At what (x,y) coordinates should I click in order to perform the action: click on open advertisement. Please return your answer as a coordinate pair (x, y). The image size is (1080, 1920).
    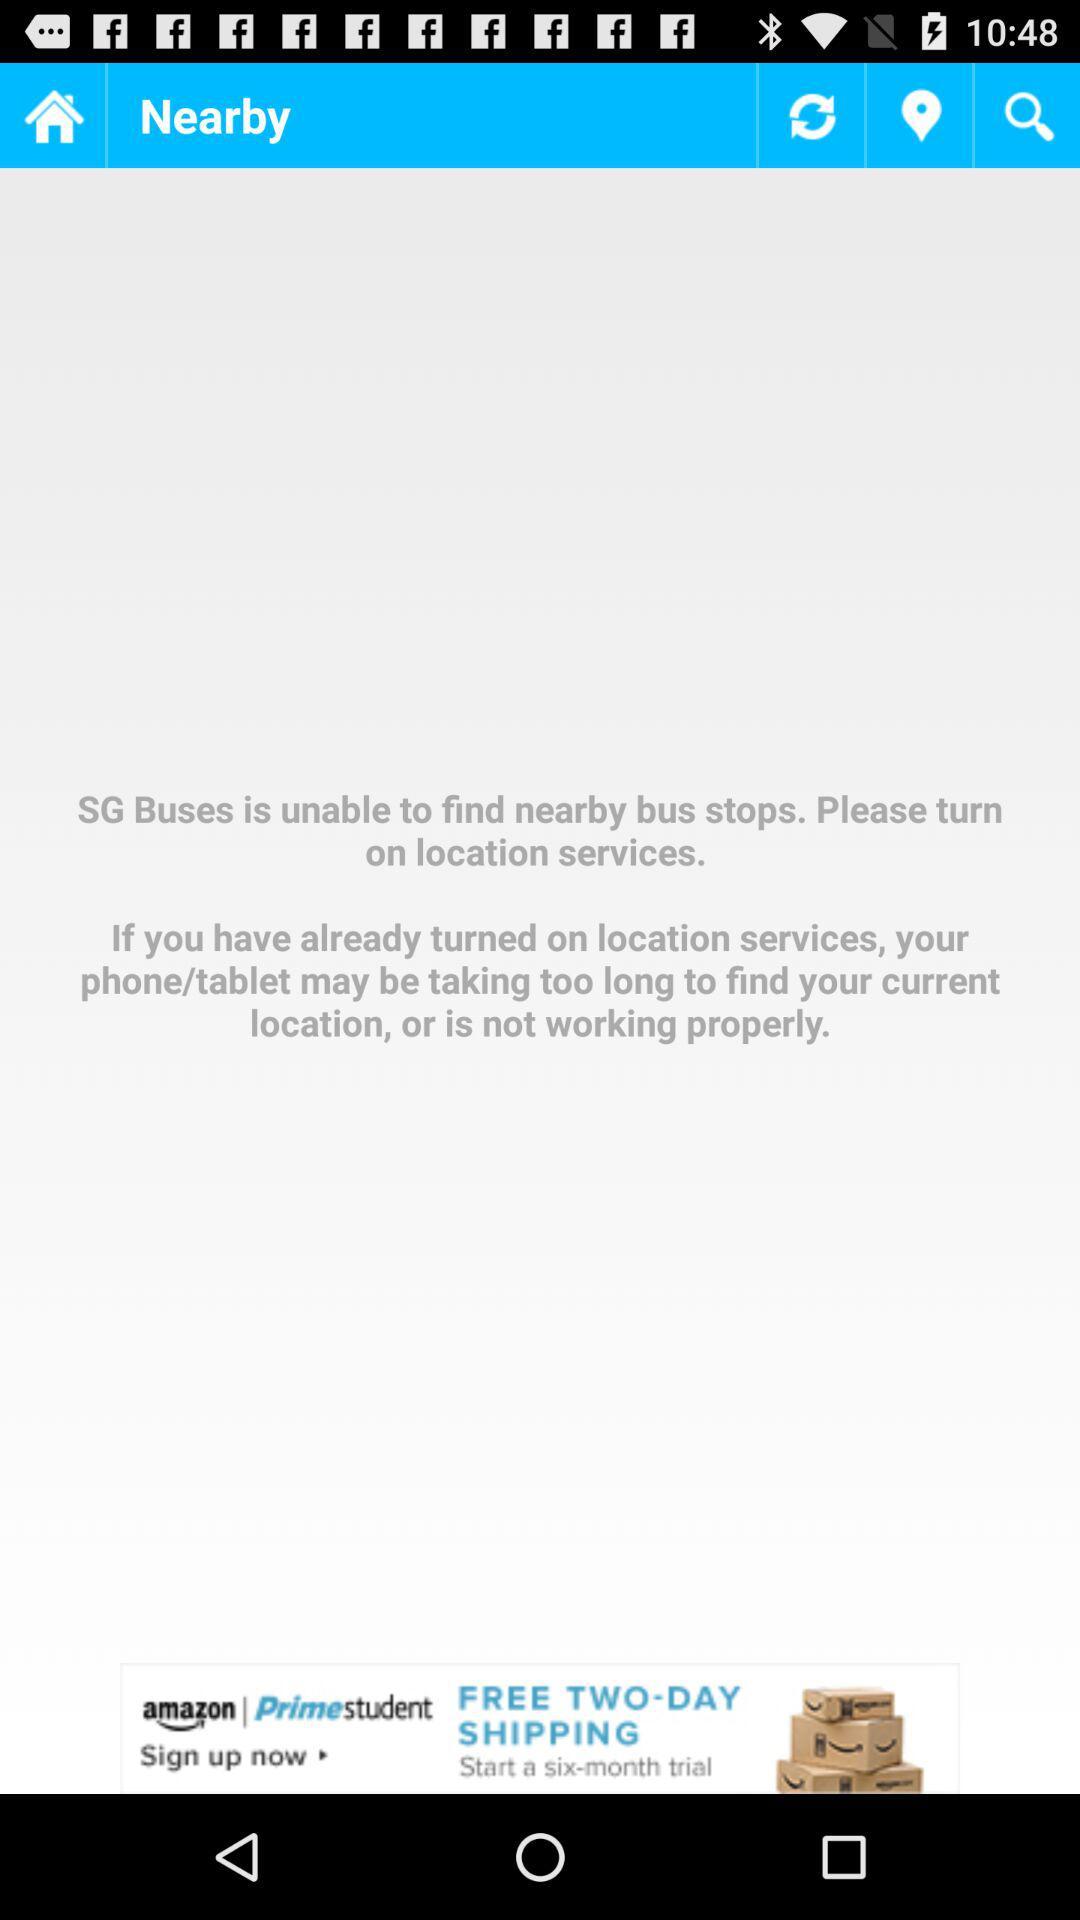
    Looking at the image, I should click on (540, 1727).